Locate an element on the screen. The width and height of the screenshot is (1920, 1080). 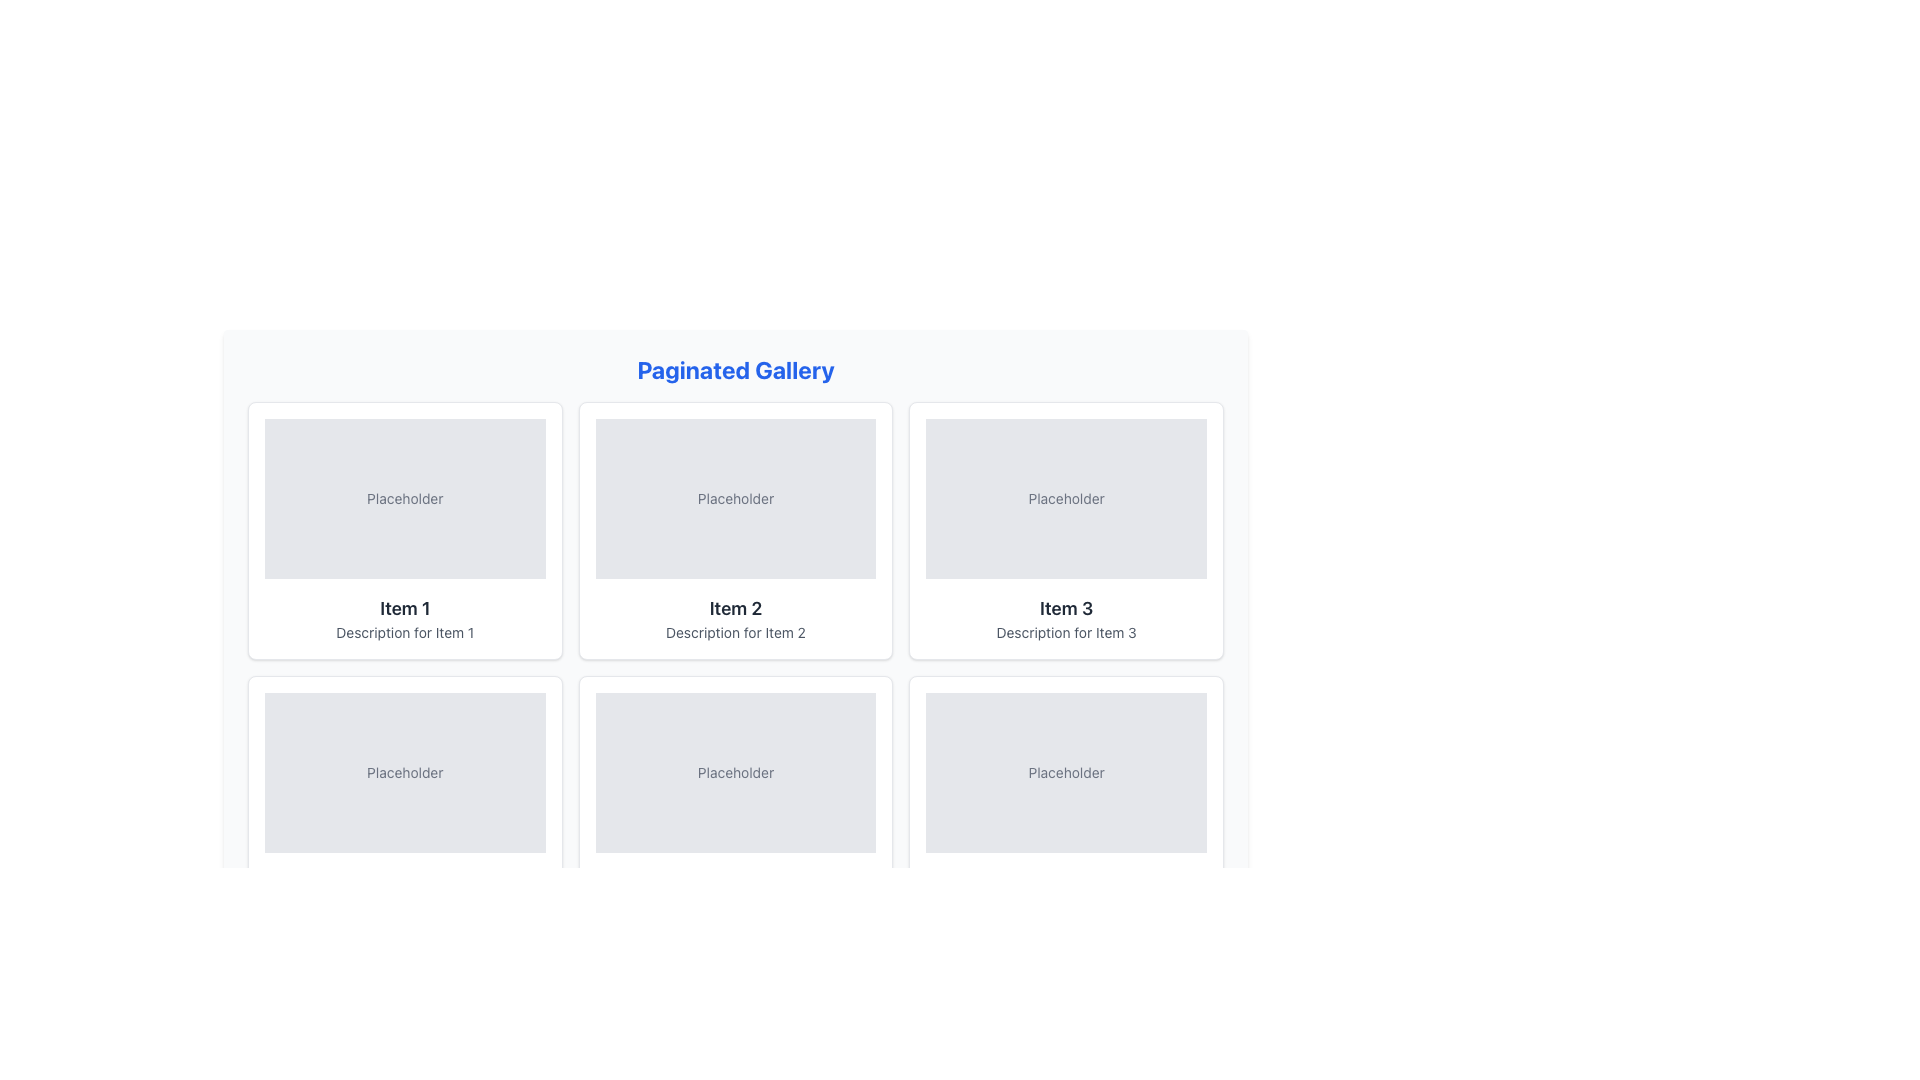
title 'Item 6' and the description 'Description for Item 6' from the Display Card located in the bottom-right corner of the grid is located at coordinates (1065, 804).